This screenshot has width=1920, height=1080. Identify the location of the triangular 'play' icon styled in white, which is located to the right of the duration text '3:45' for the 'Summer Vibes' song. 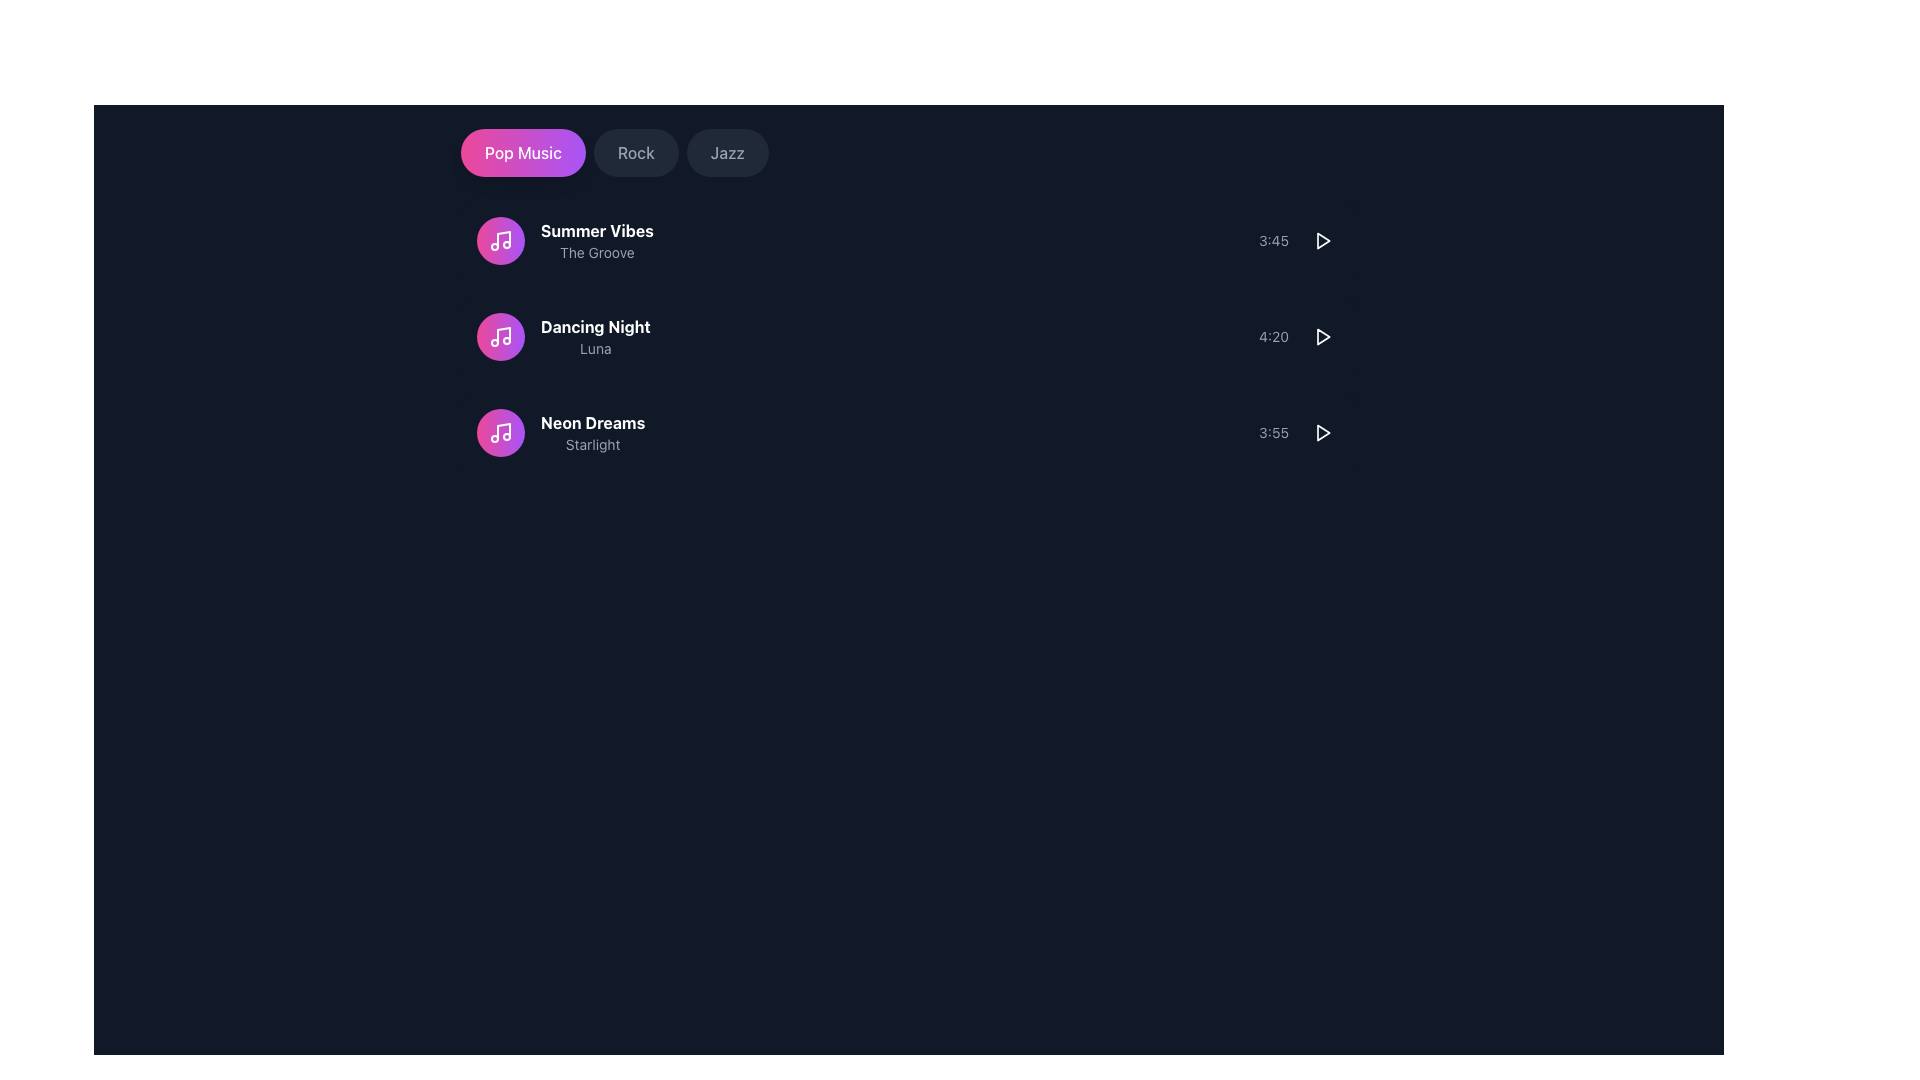
(1323, 239).